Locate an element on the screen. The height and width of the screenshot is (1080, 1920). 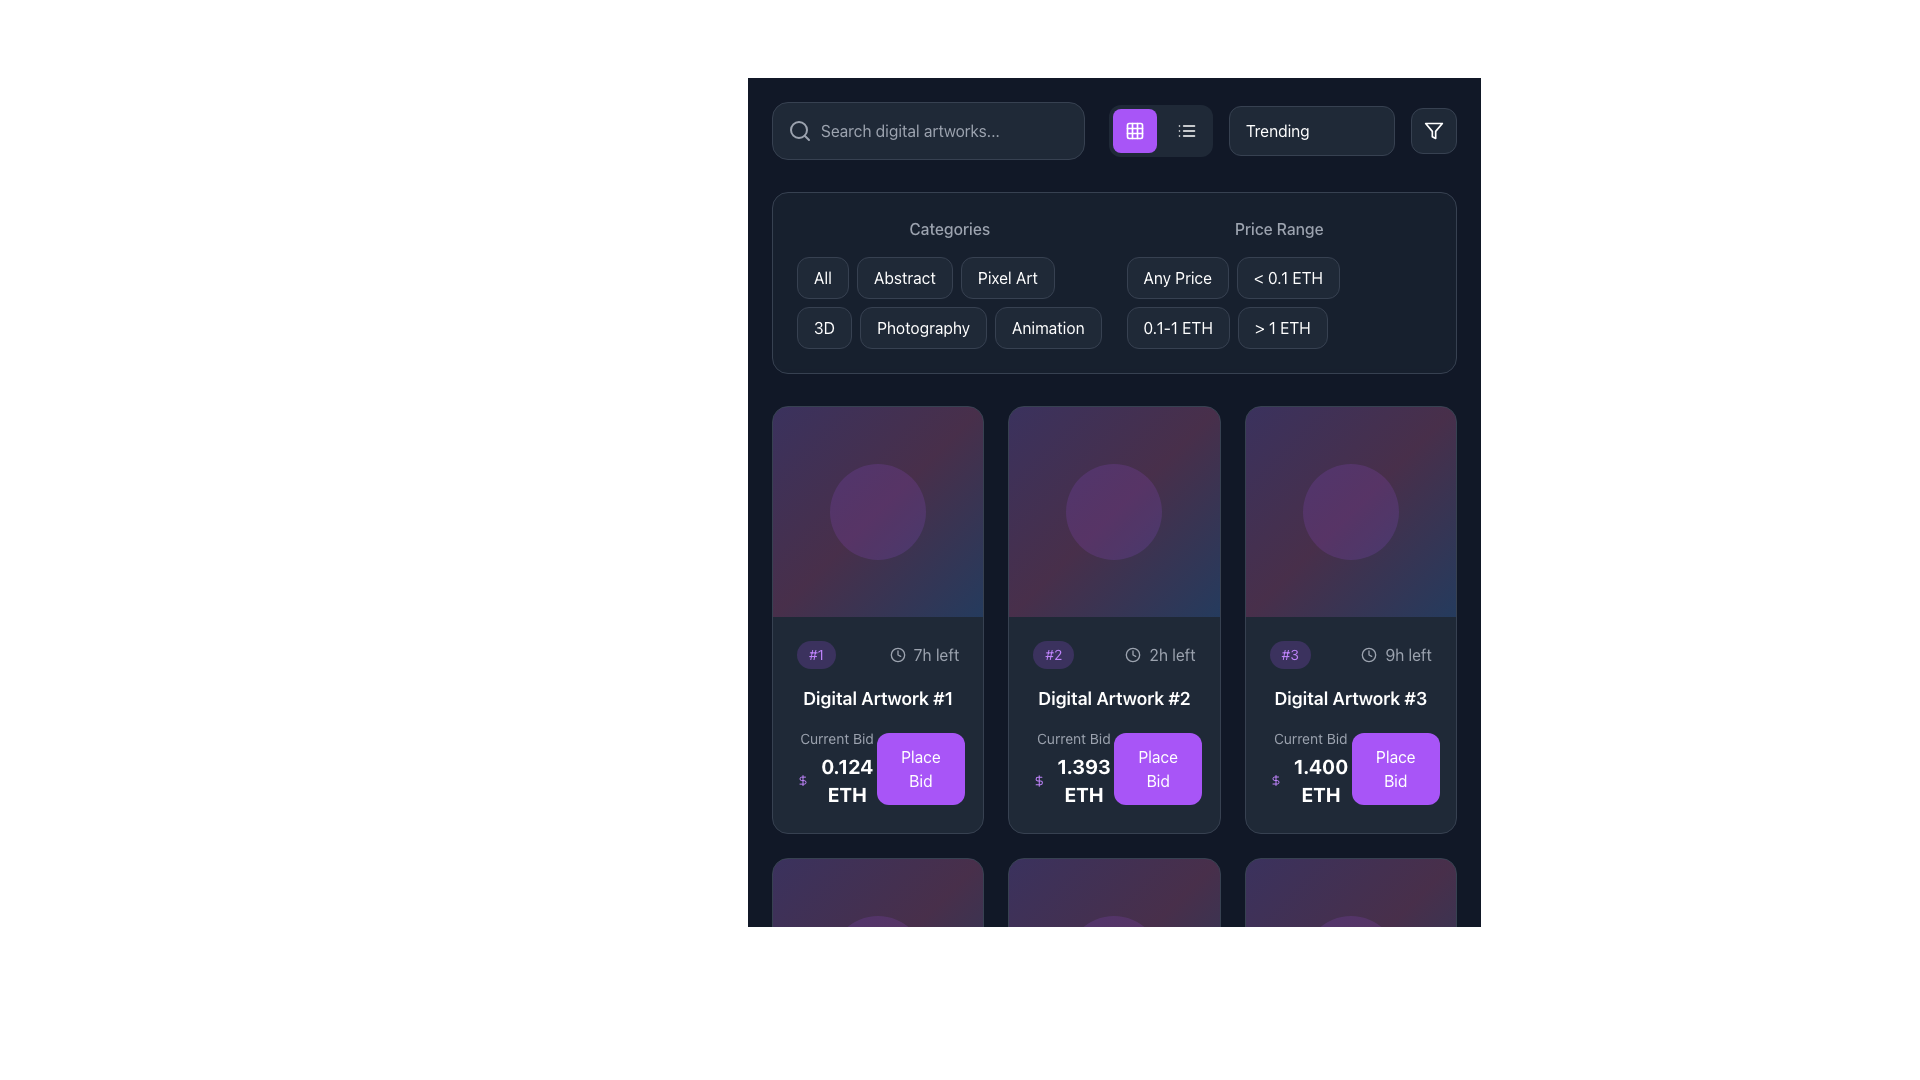
the button labeled '> 1 ETH' which is the fourth button in the price range options located in the top right section of the page is located at coordinates (1282, 326).